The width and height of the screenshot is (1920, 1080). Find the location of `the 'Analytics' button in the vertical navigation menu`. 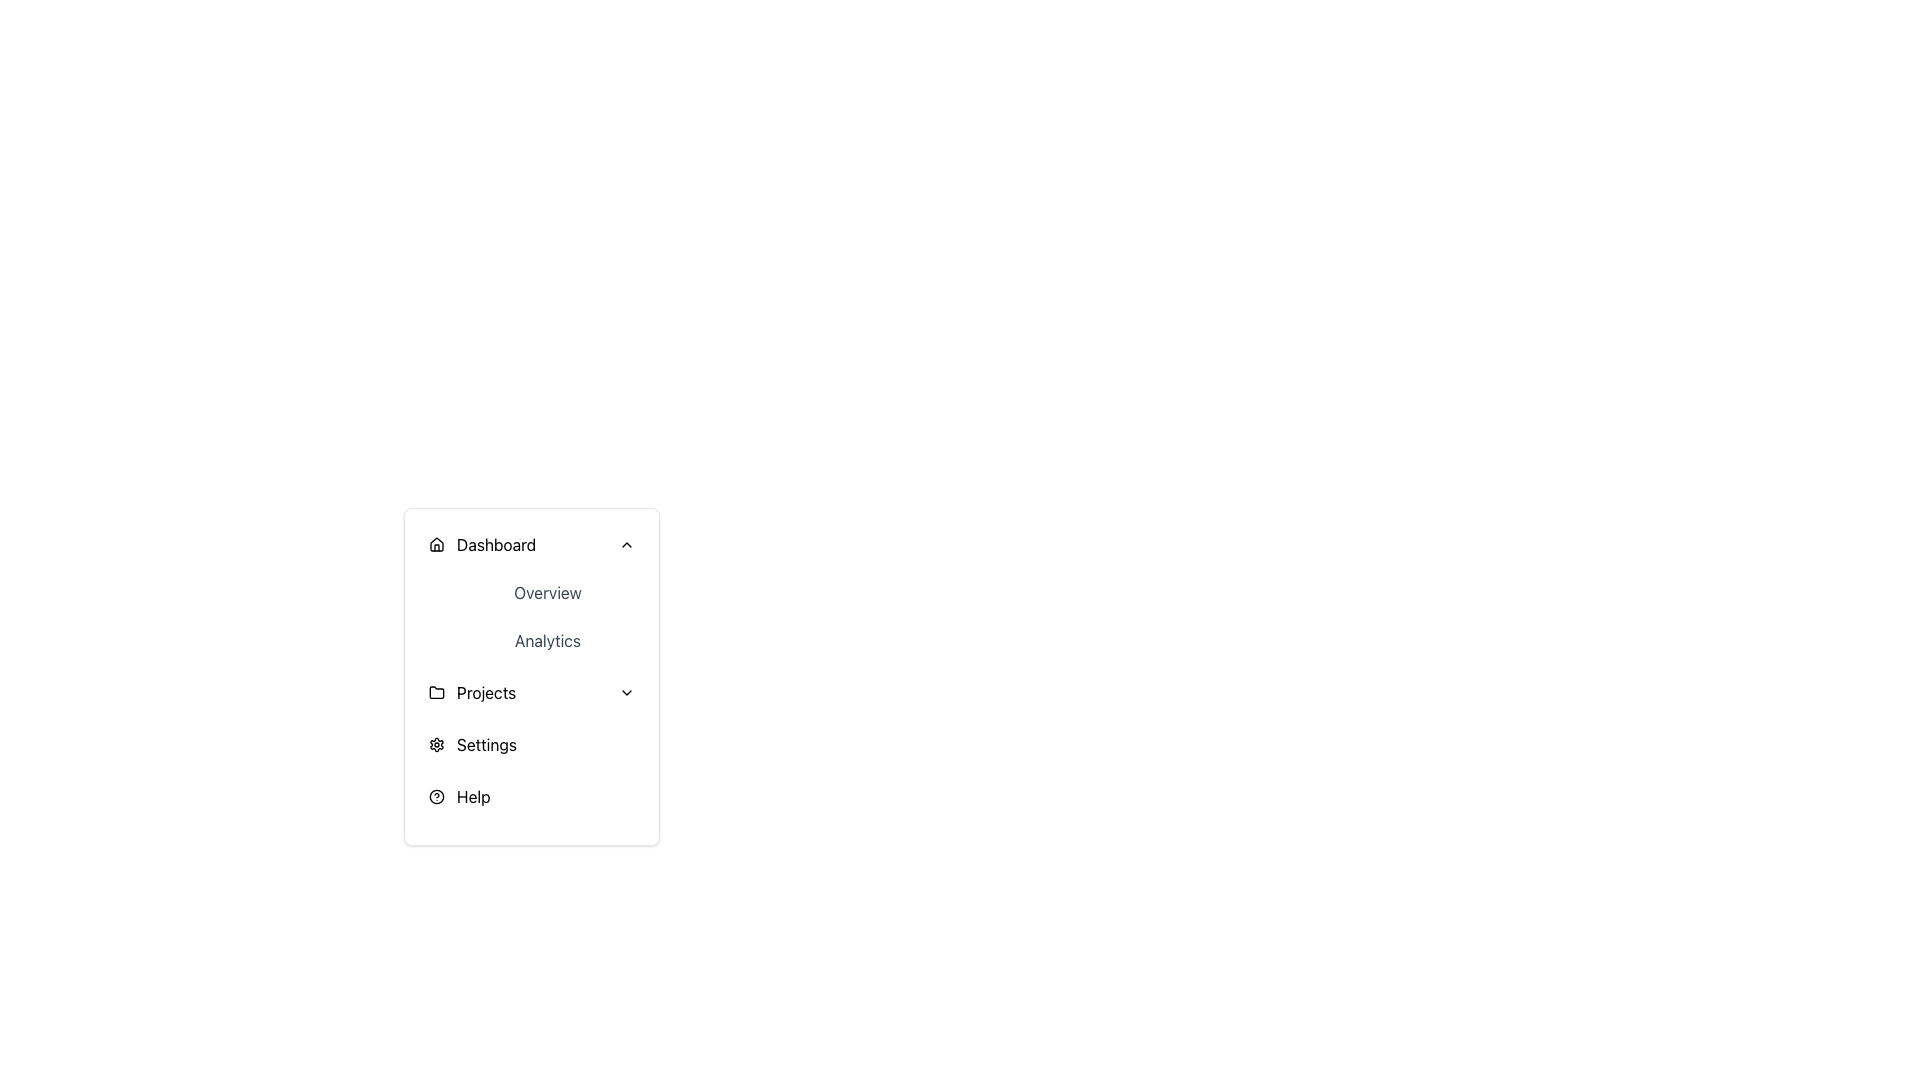

the 'Analytics' button in the vertical navigation menu is located at coordinates (547, 640).